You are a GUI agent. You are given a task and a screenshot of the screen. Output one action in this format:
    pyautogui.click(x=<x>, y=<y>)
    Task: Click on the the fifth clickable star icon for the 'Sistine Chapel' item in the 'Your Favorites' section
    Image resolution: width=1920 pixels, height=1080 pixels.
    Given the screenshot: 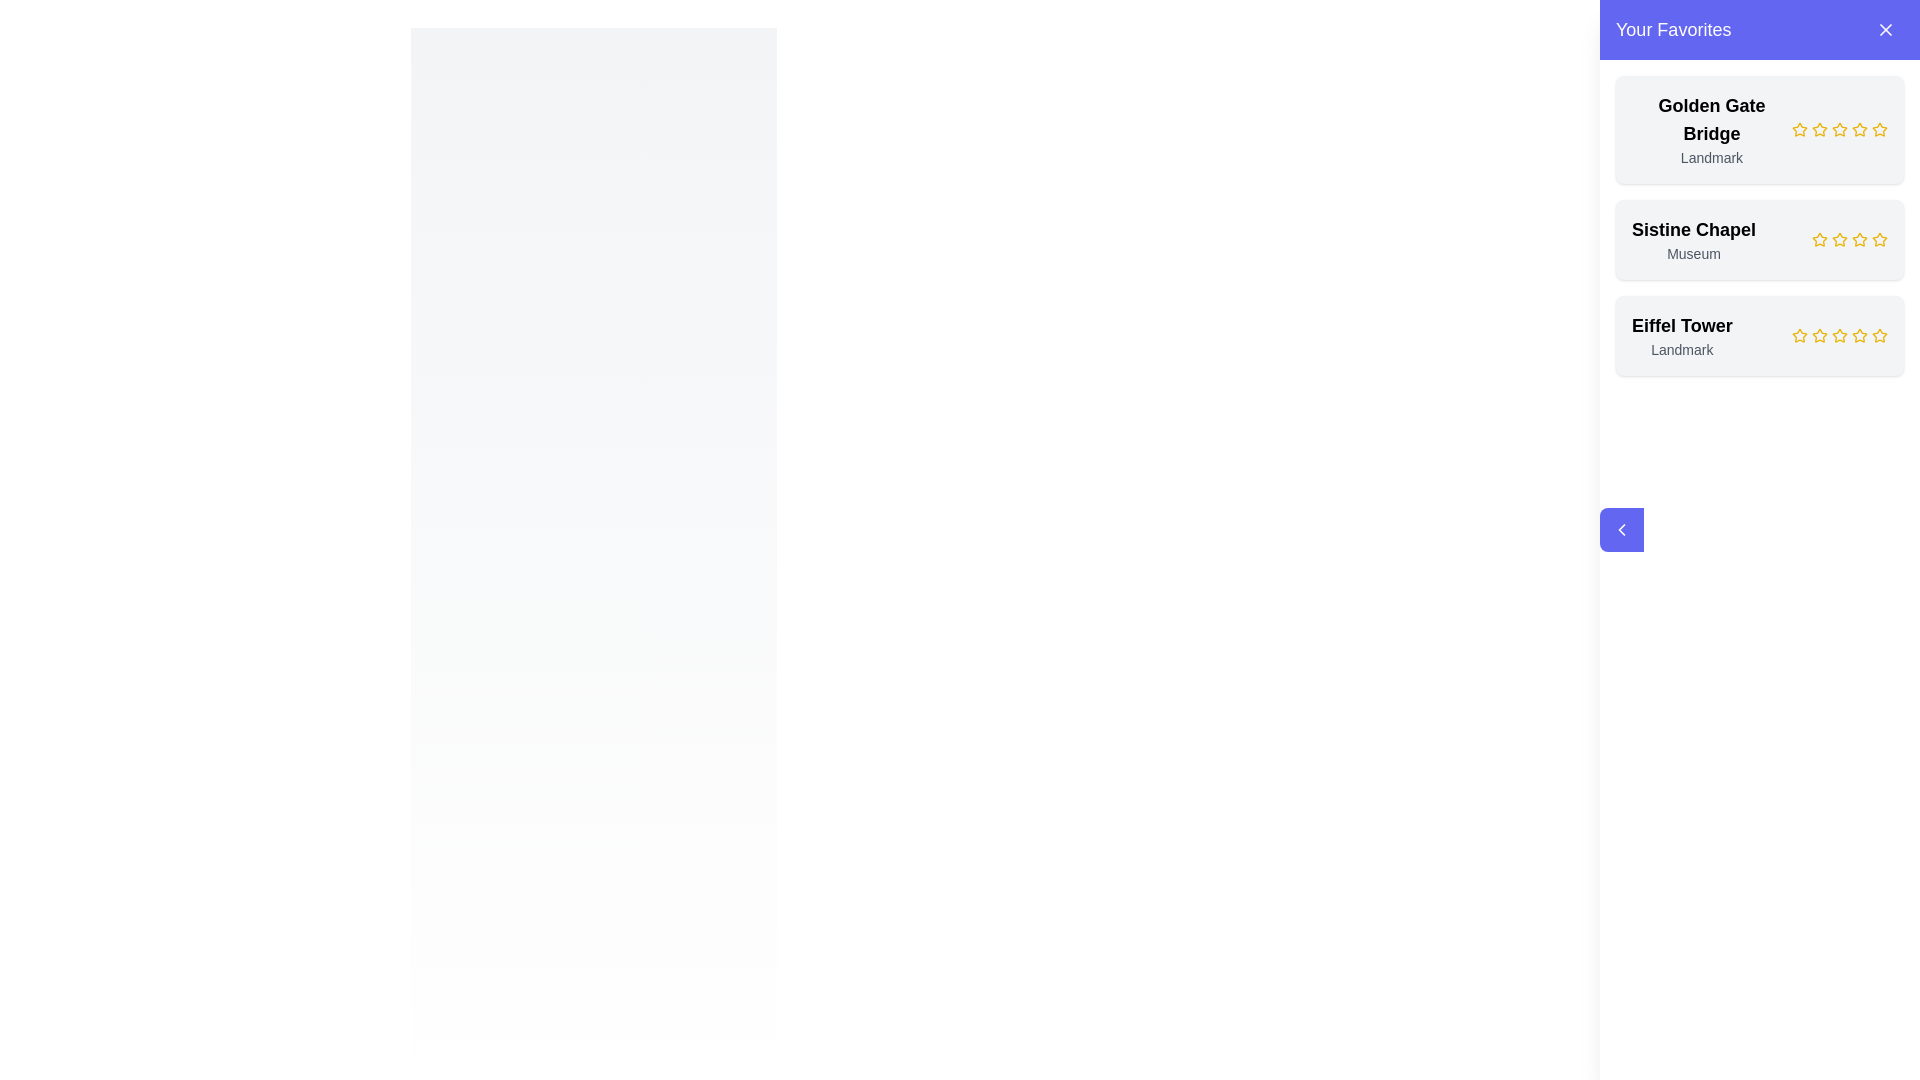 What is the action you would take?
    pyautogui.click(x=1879, y=238)
    